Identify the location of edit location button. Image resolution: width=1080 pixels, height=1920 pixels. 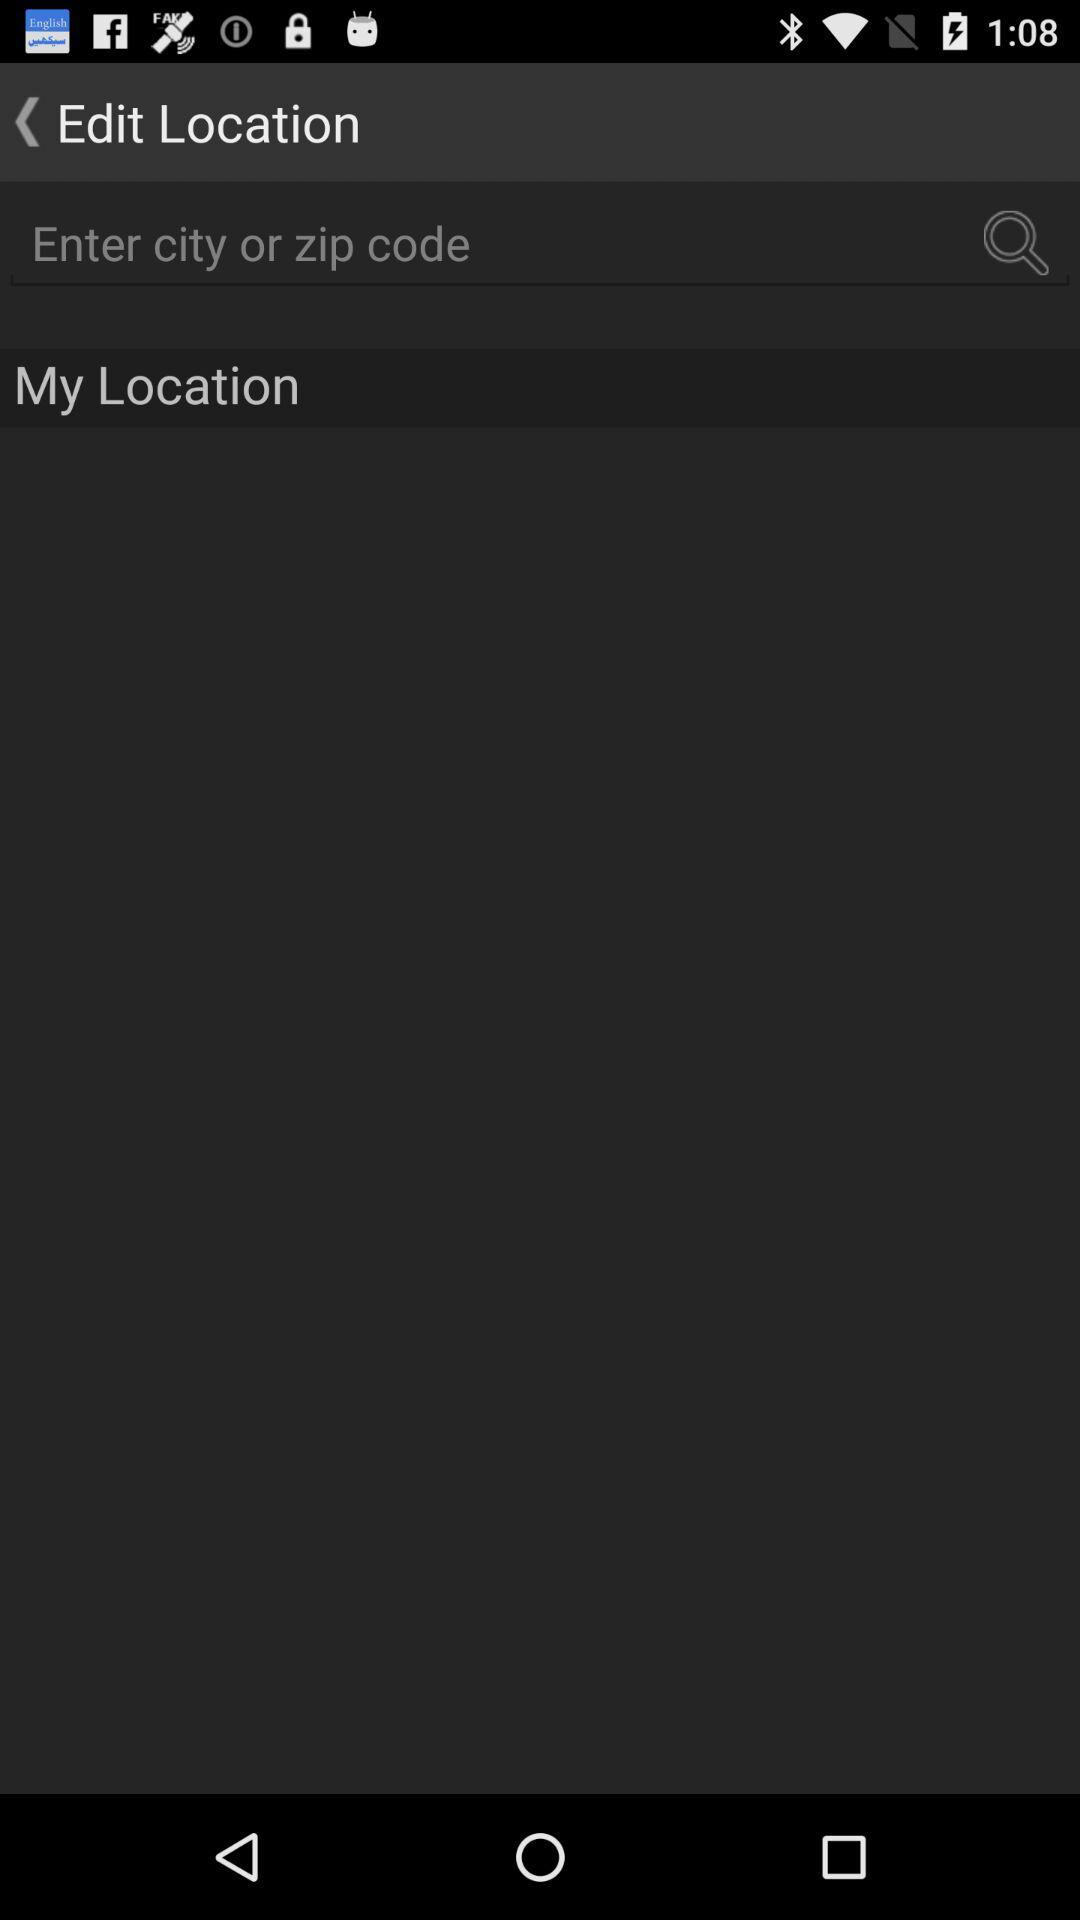
(180, 120).